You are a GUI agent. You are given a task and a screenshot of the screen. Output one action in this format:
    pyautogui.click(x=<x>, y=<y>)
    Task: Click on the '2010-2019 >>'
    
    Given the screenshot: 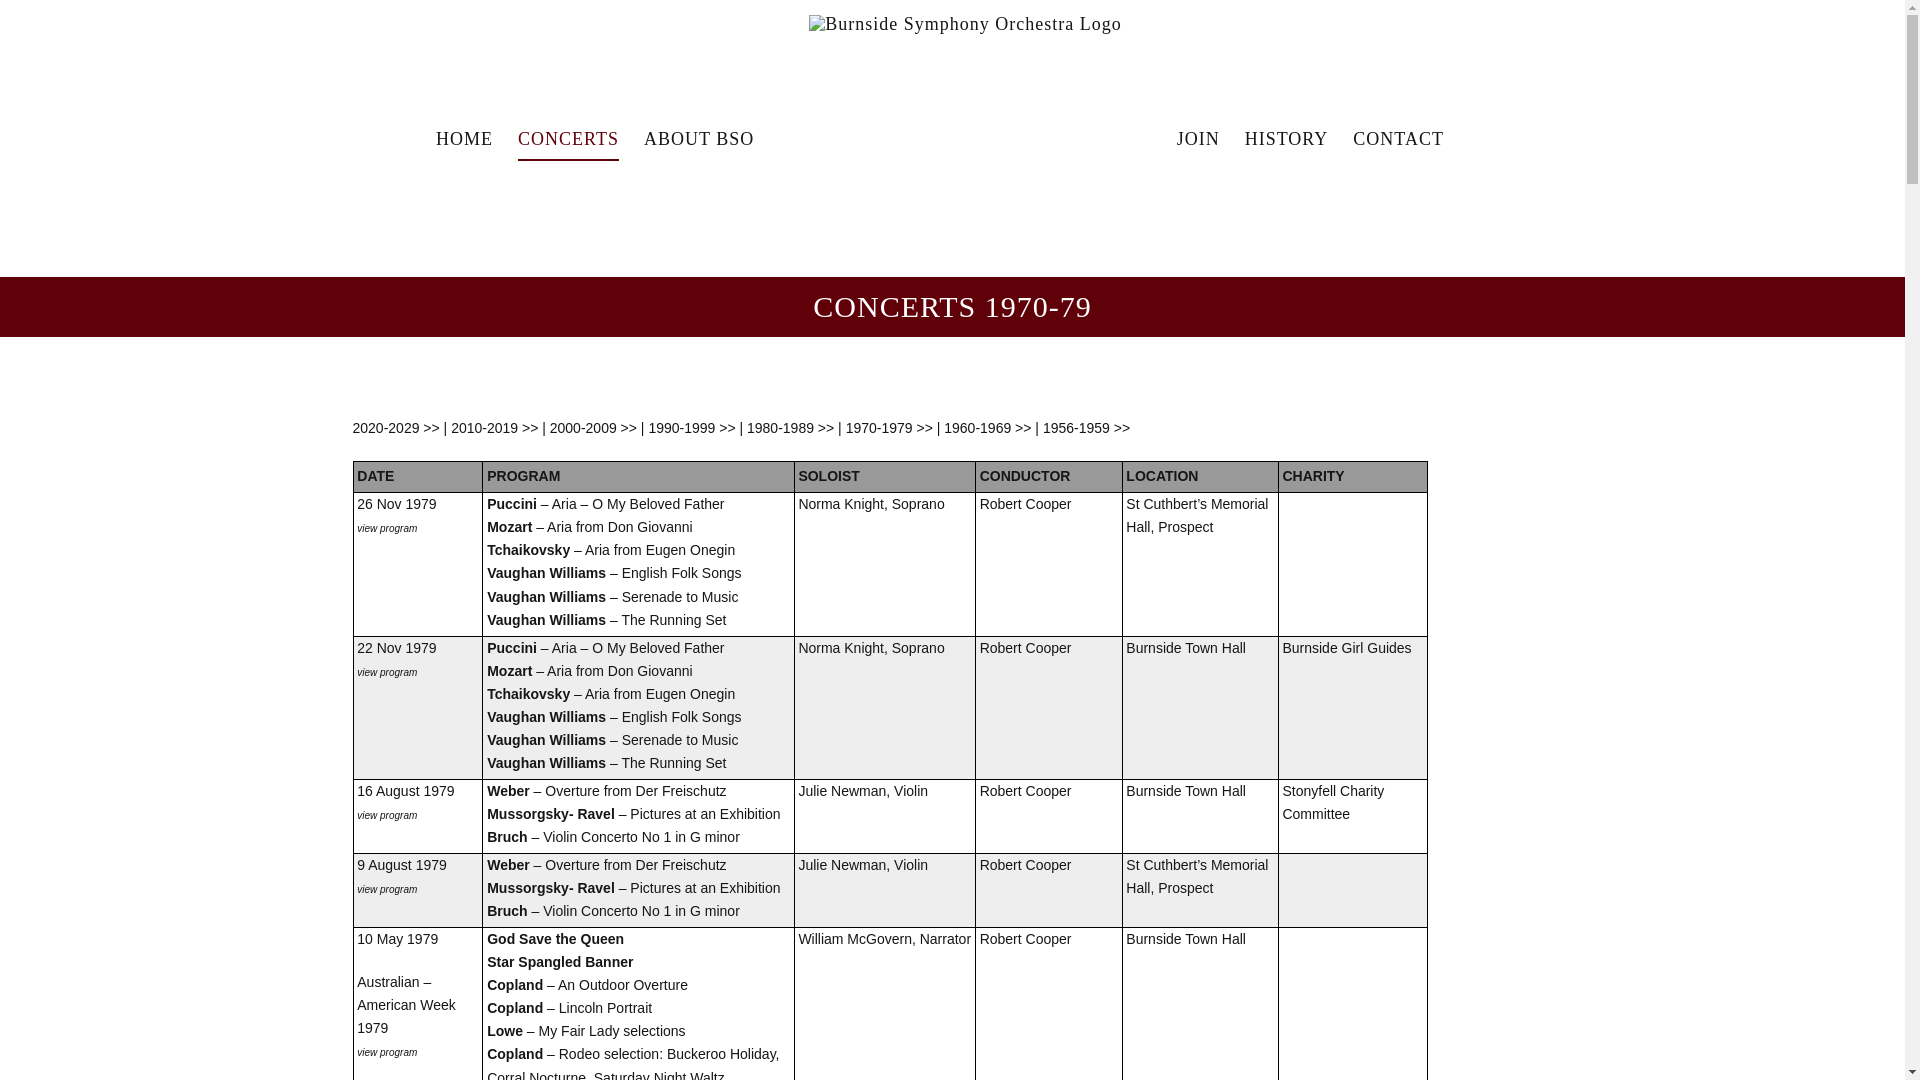 What is the action you would take?
    pyautogui.click(x=494, y=427)
    